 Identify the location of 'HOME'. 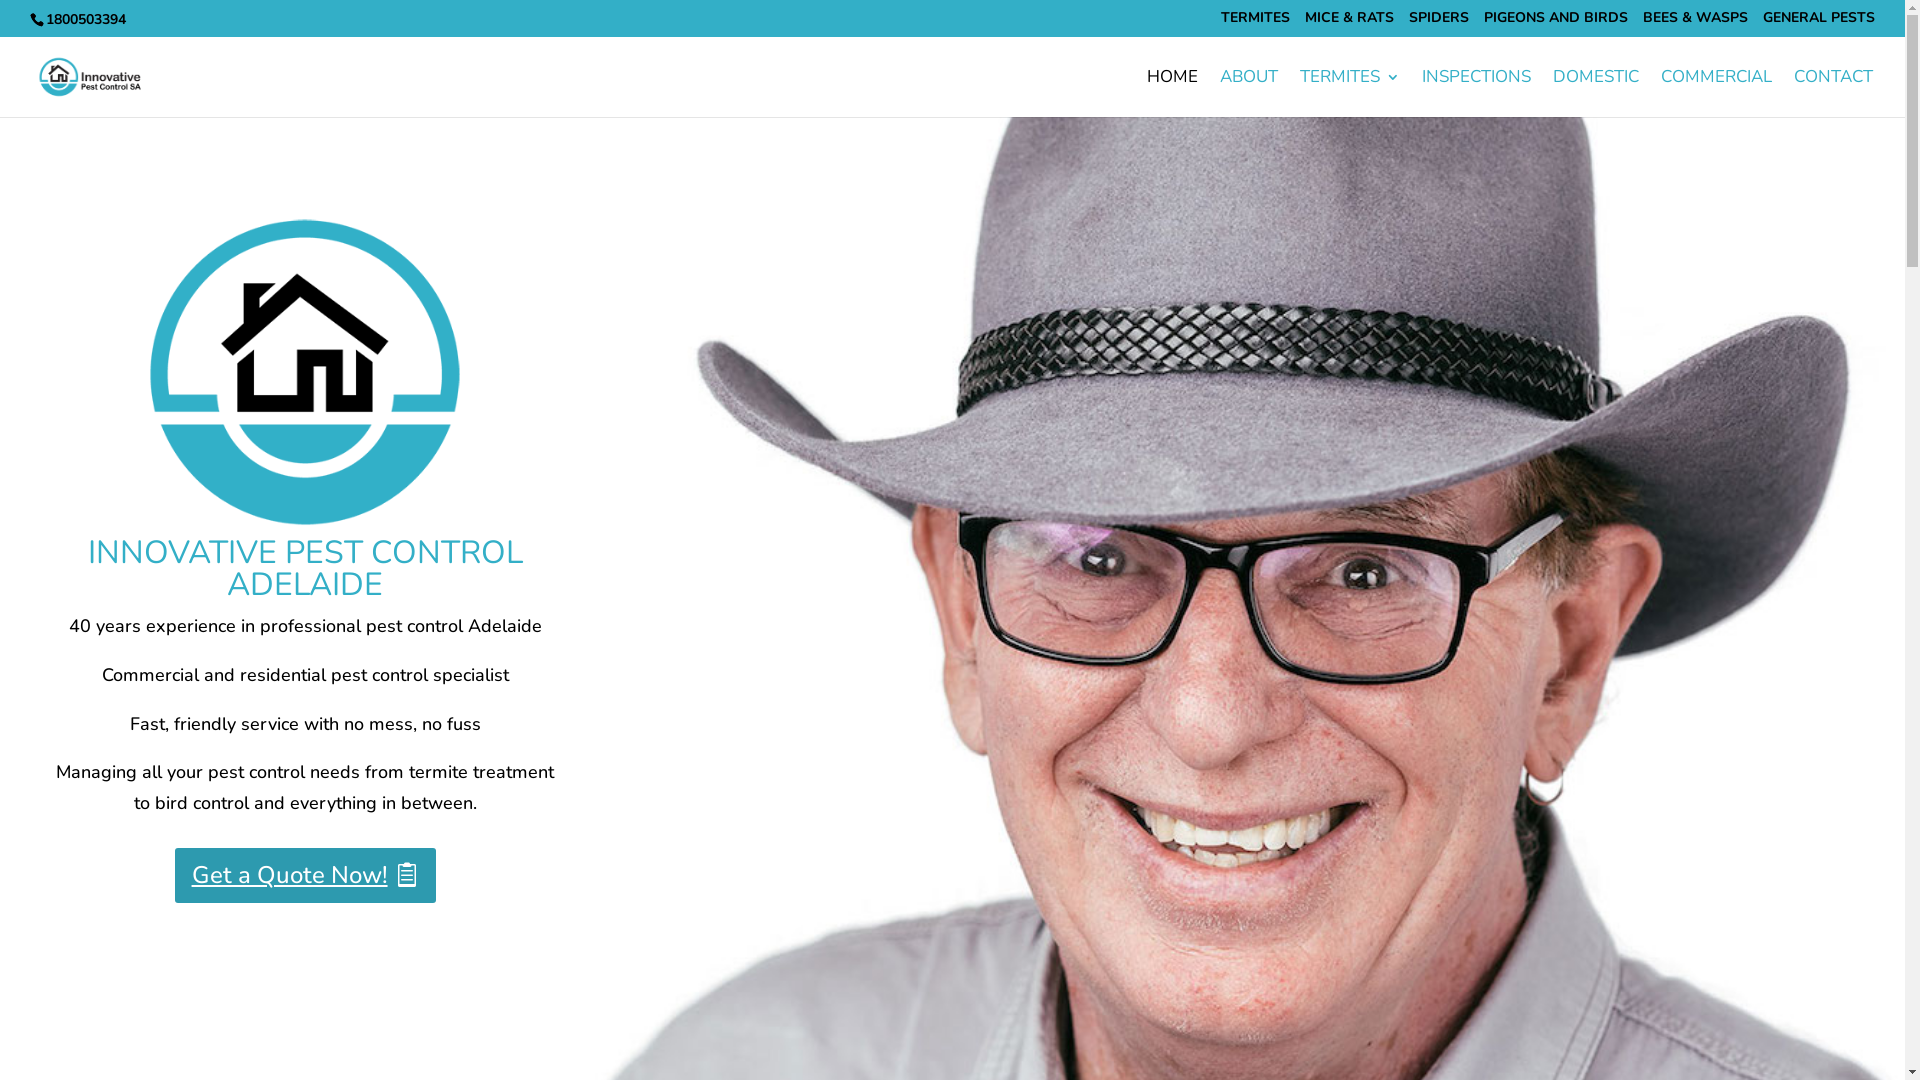
(1172, 93).